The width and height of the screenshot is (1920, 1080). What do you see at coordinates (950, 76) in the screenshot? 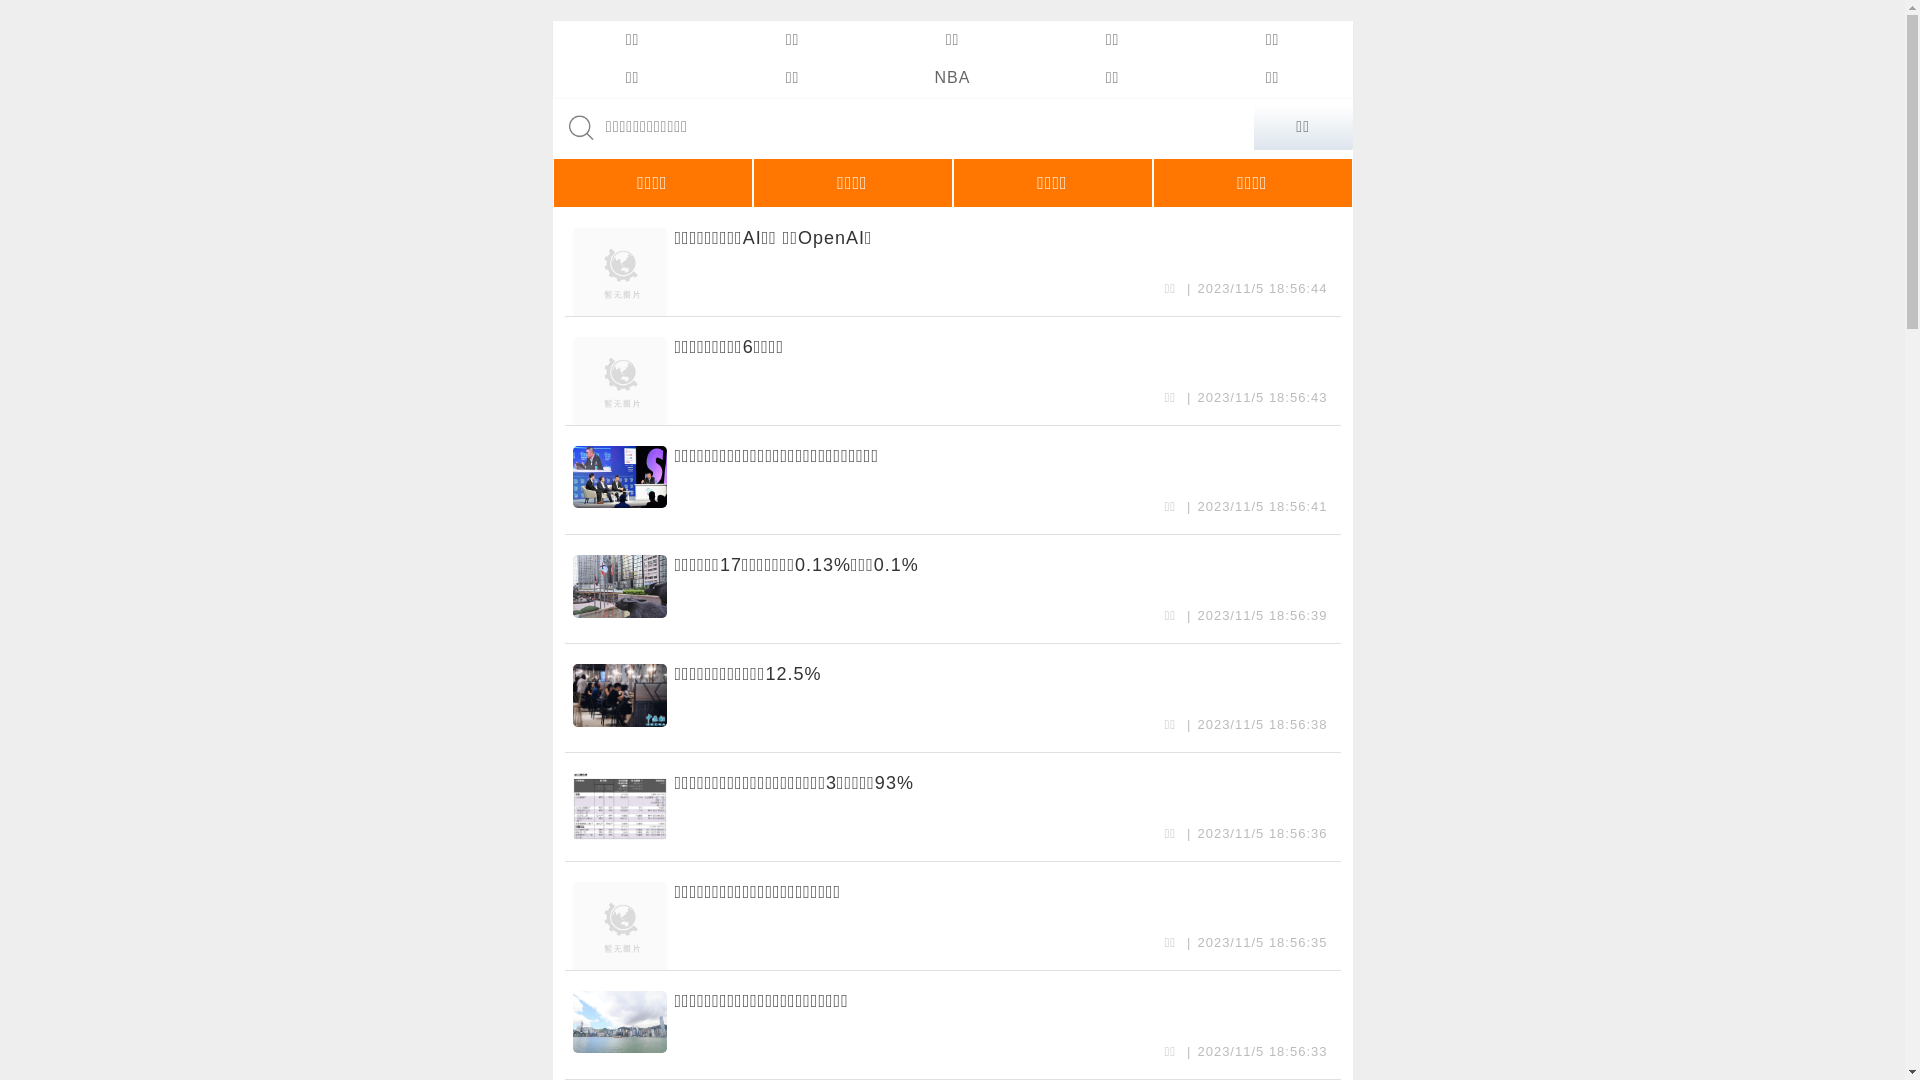
I see `'NBA'` at bounding box center [950, 76].